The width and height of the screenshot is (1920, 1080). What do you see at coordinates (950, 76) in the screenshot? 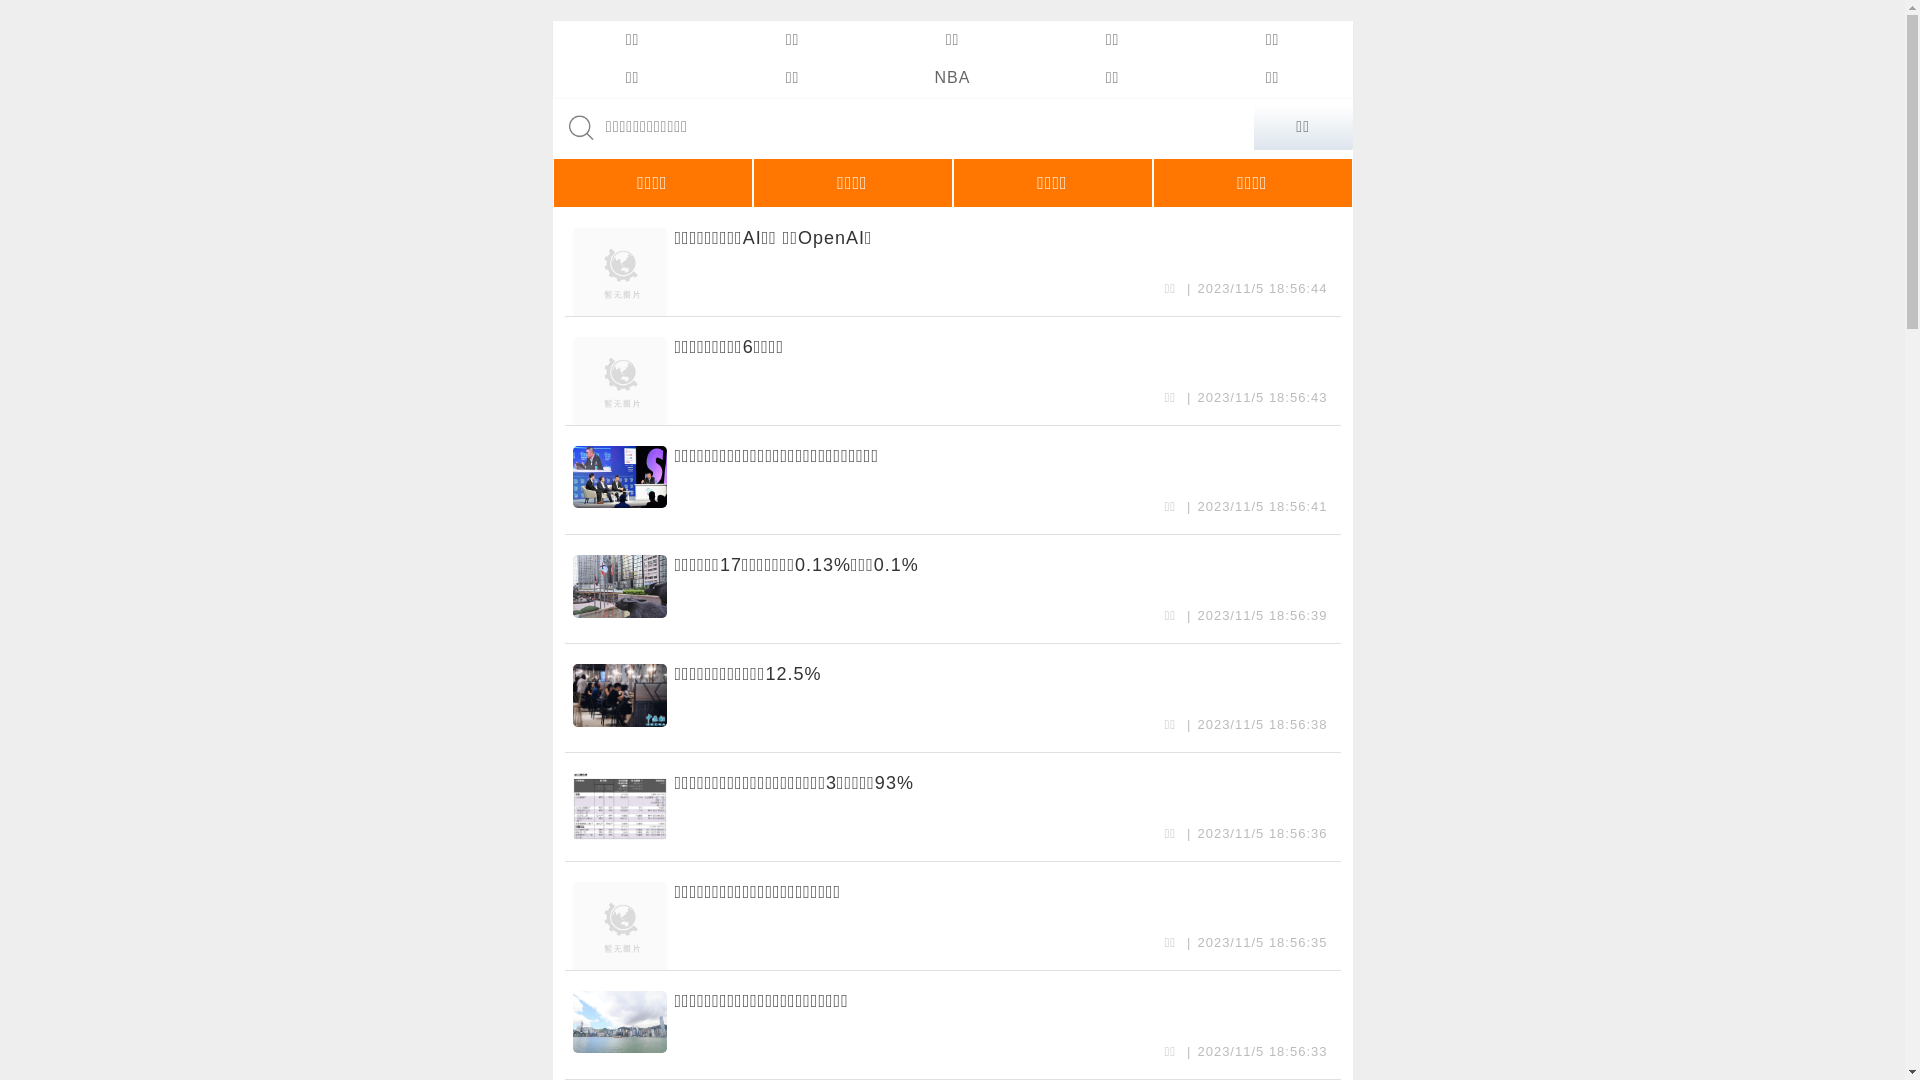
I see `'NBA'` at bounding box center [950, 76].